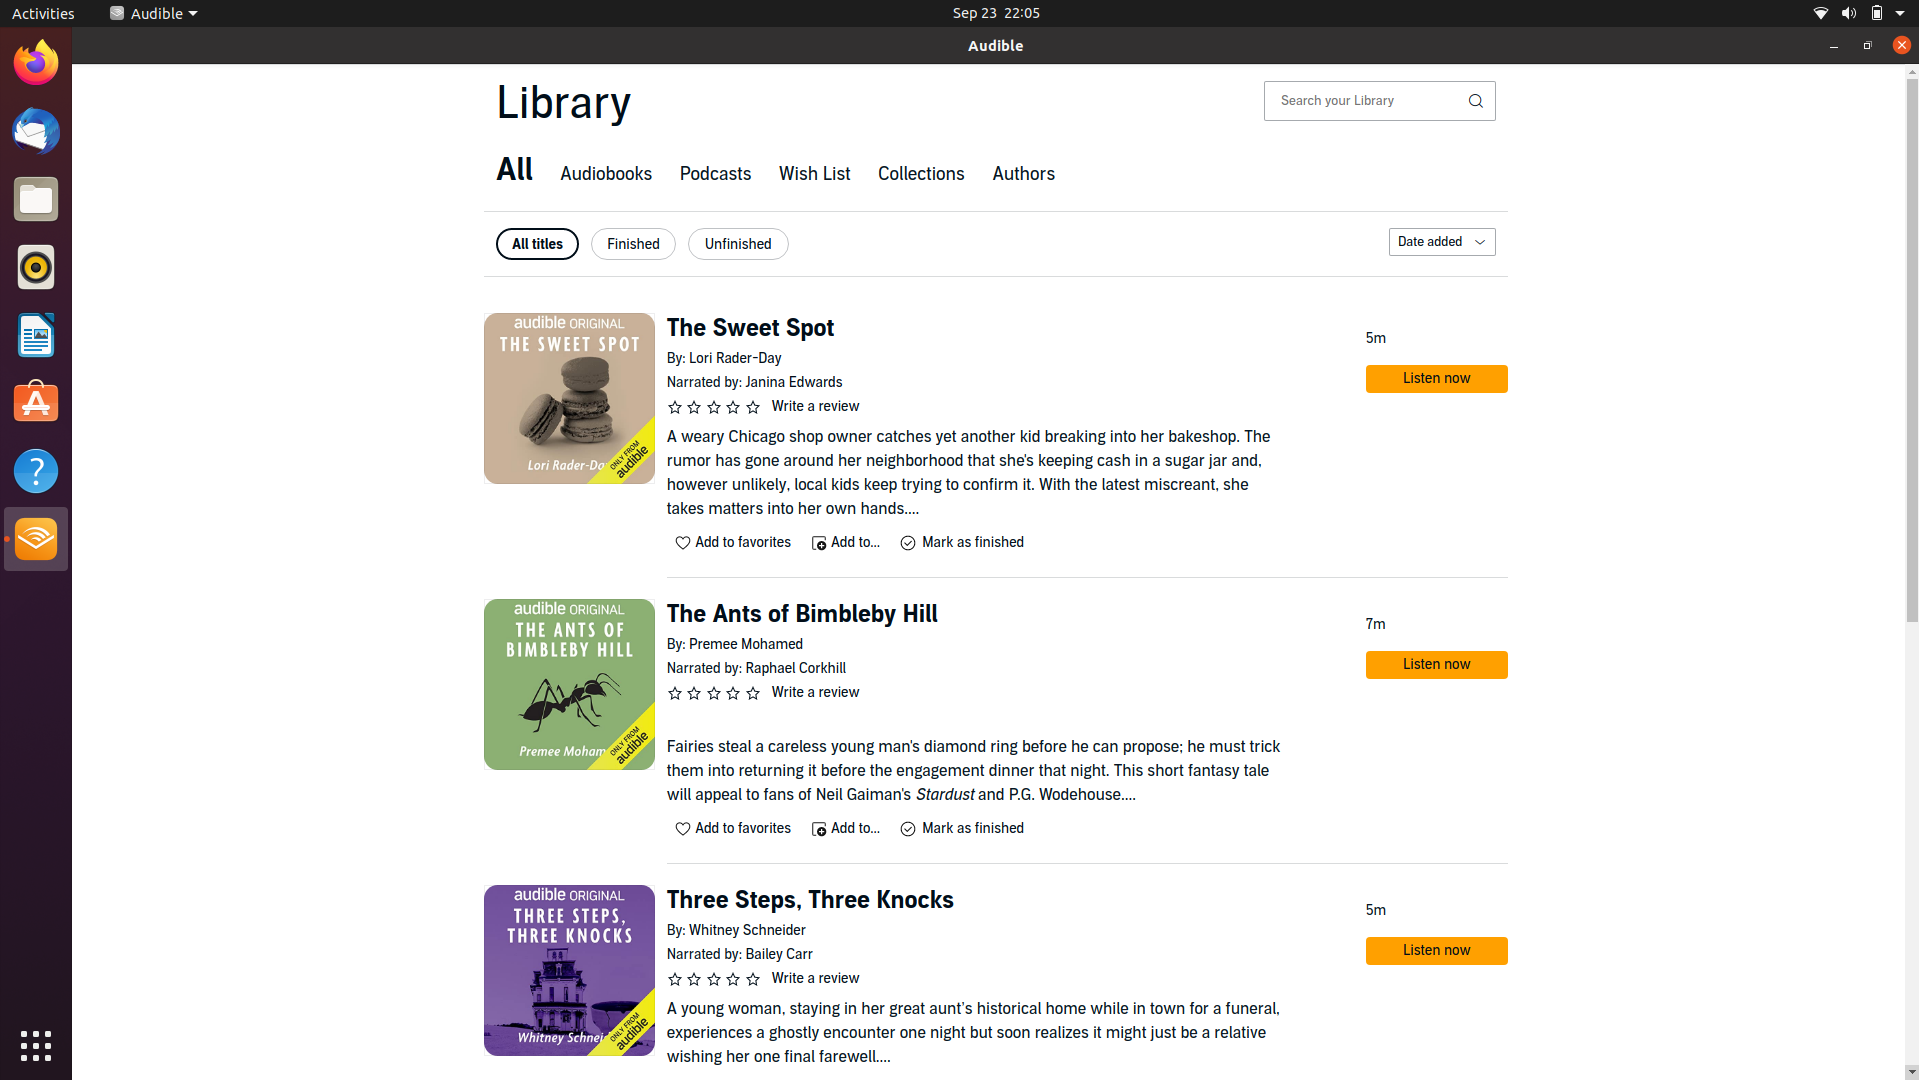  I want to click on Ubuntu market-place, so click(37, 401).